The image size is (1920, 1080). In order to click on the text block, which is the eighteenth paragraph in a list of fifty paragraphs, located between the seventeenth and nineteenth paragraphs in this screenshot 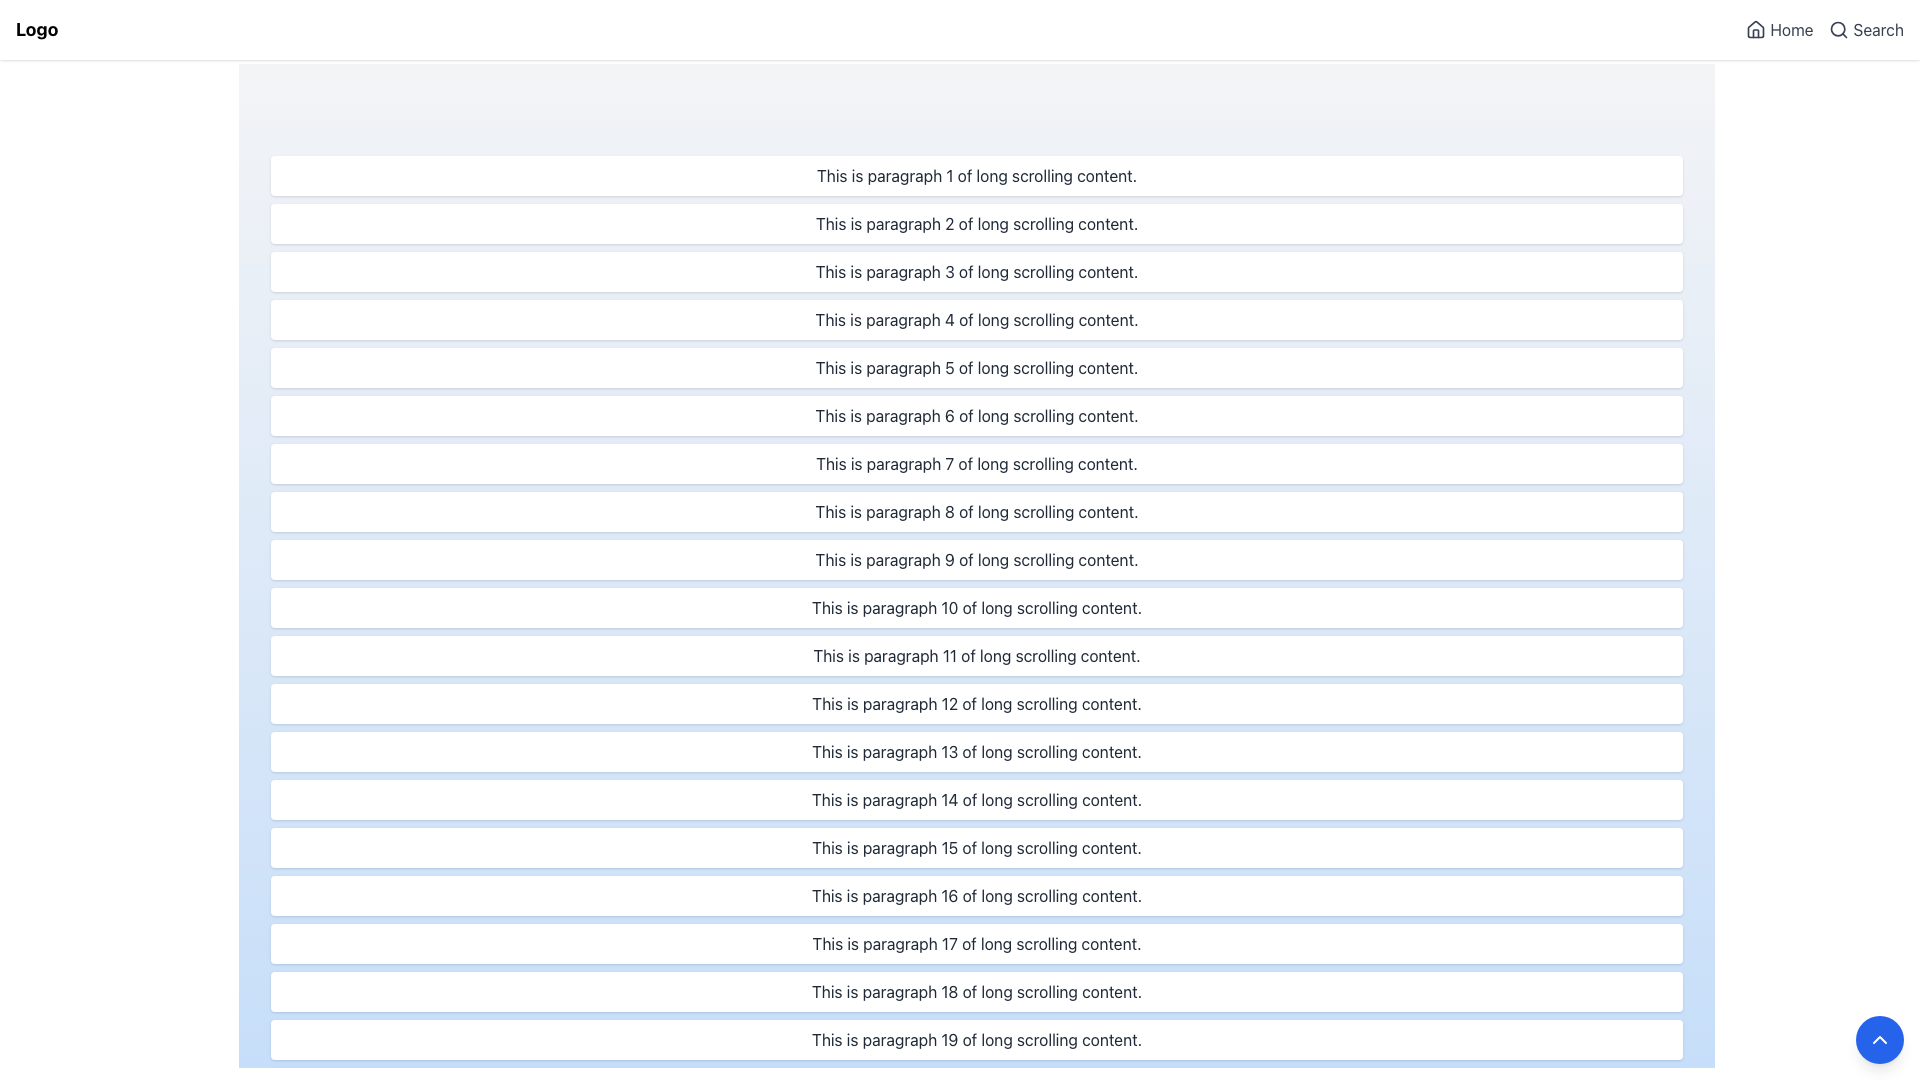, I will do `click(977, 991)`.